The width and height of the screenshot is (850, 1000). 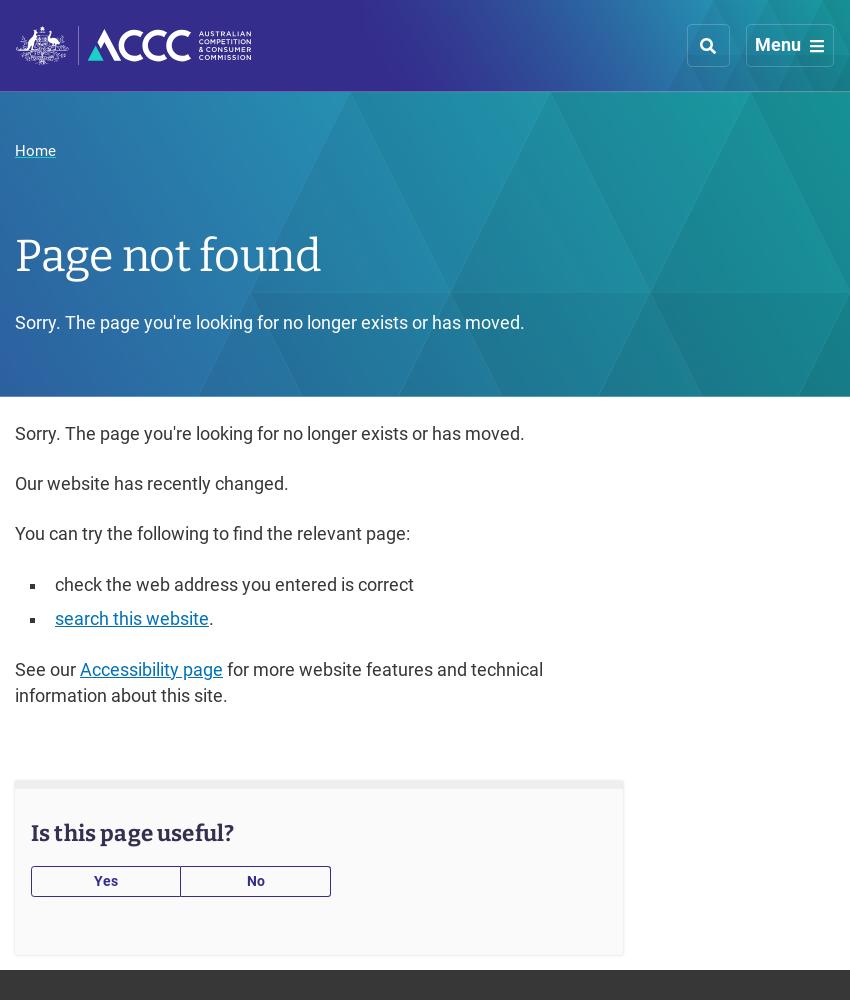 I want to click on 'No', so click(x=255, y=880).